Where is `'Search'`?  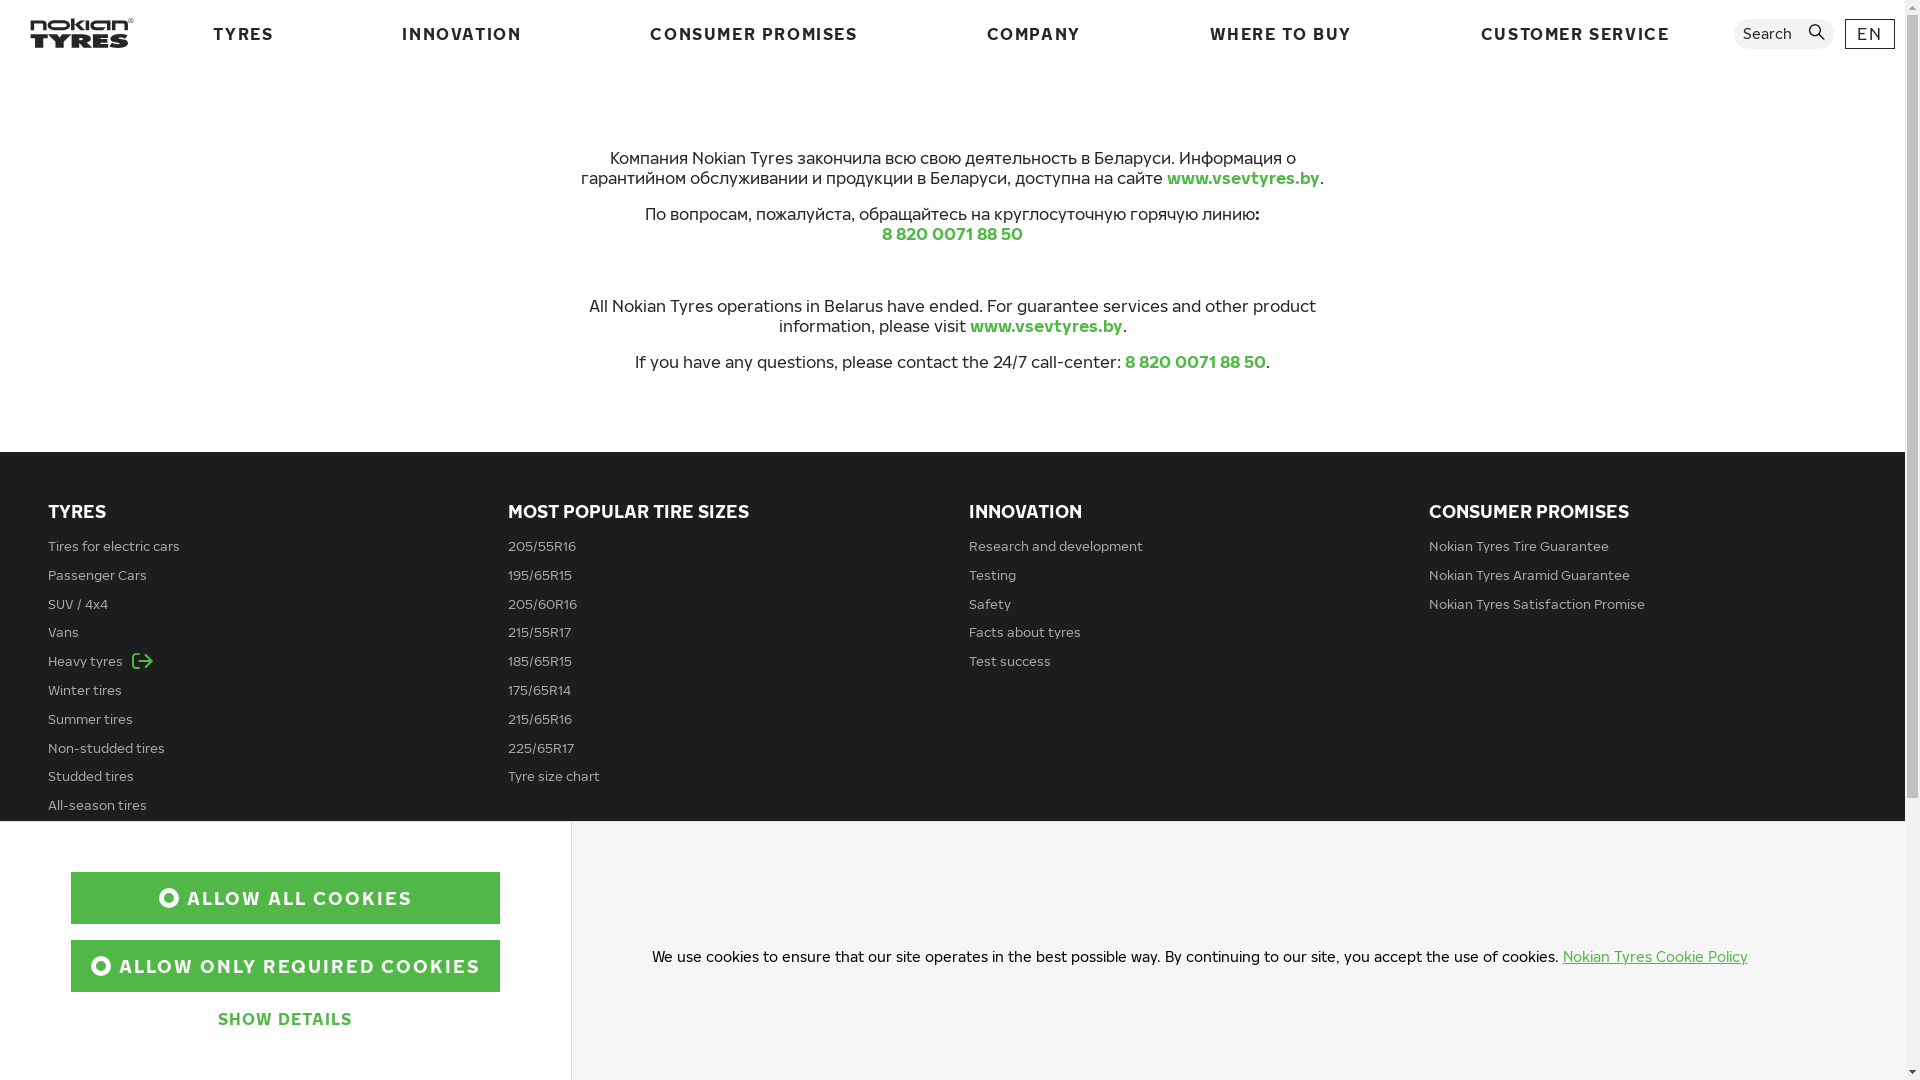 'Search' is located at coordinates (1732, 34).